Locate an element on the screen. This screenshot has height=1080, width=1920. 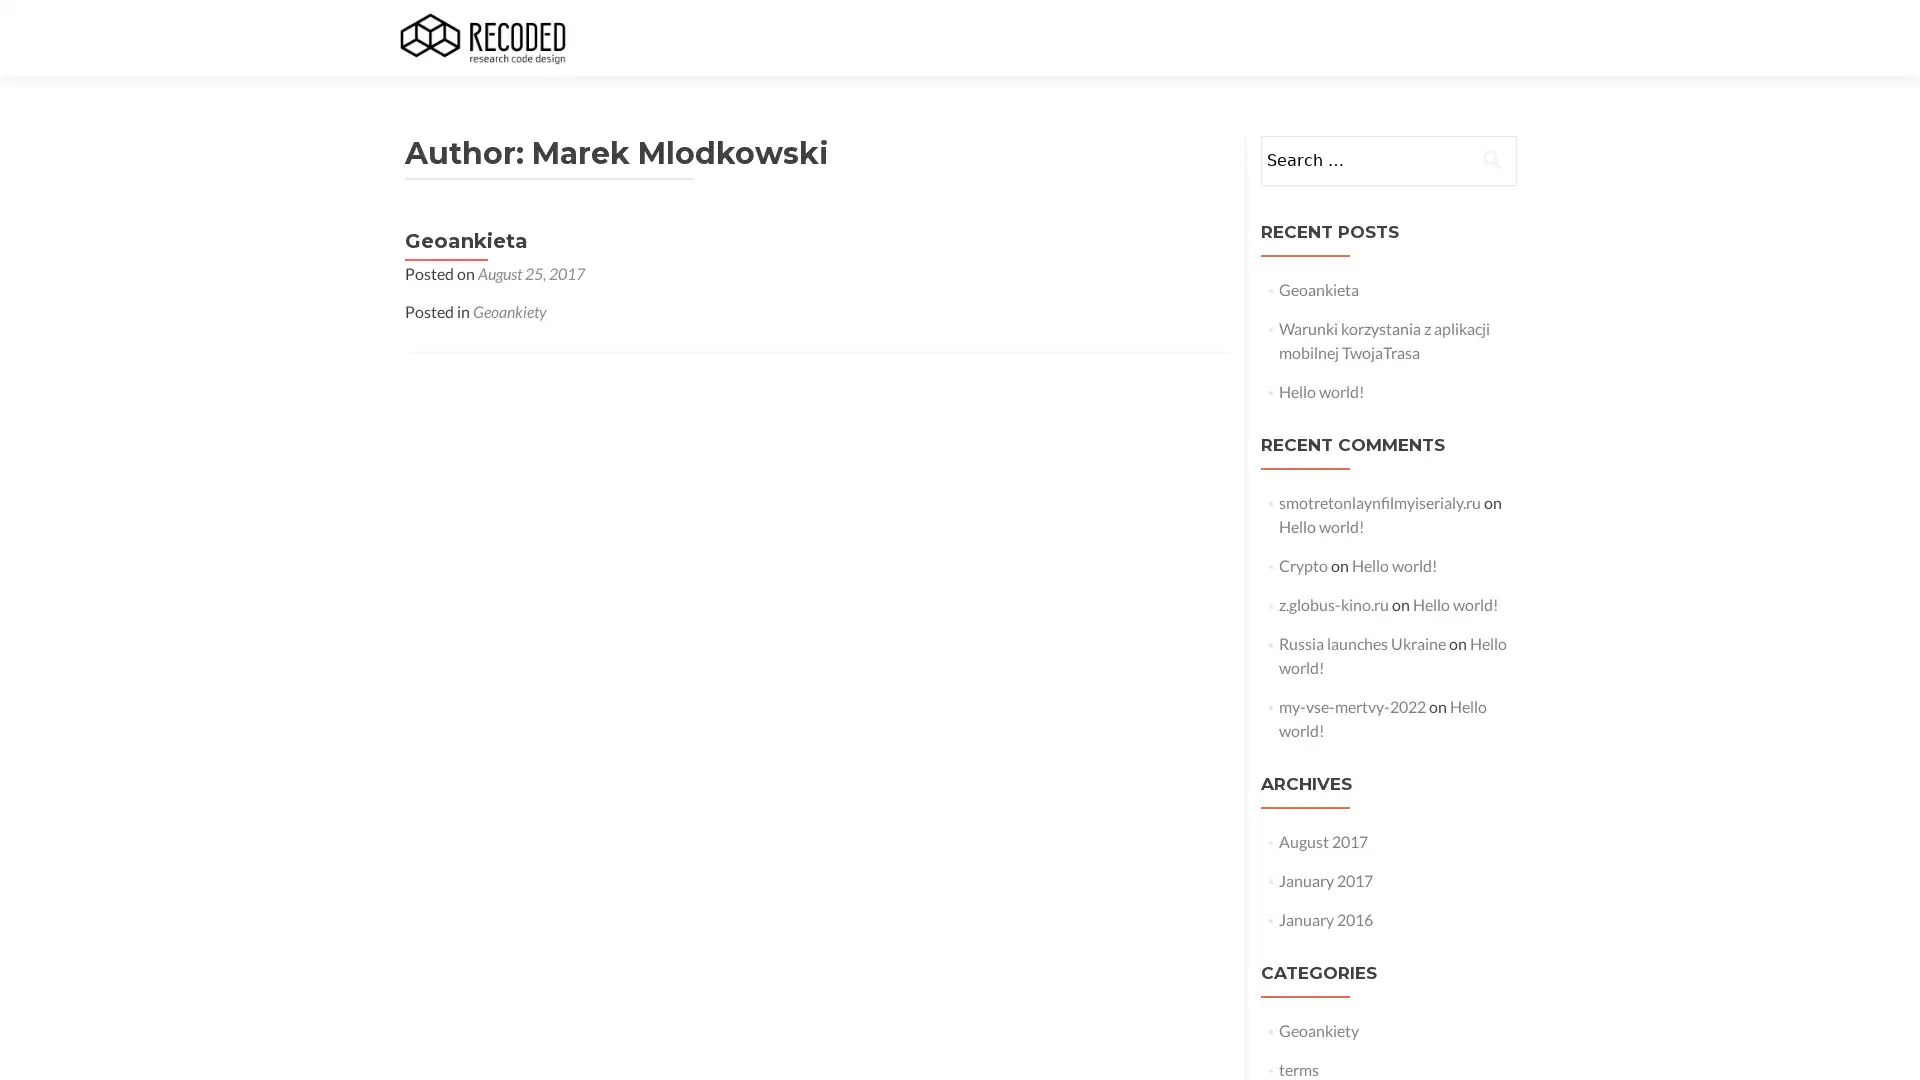
Search is located at coordinates (1492, 157).